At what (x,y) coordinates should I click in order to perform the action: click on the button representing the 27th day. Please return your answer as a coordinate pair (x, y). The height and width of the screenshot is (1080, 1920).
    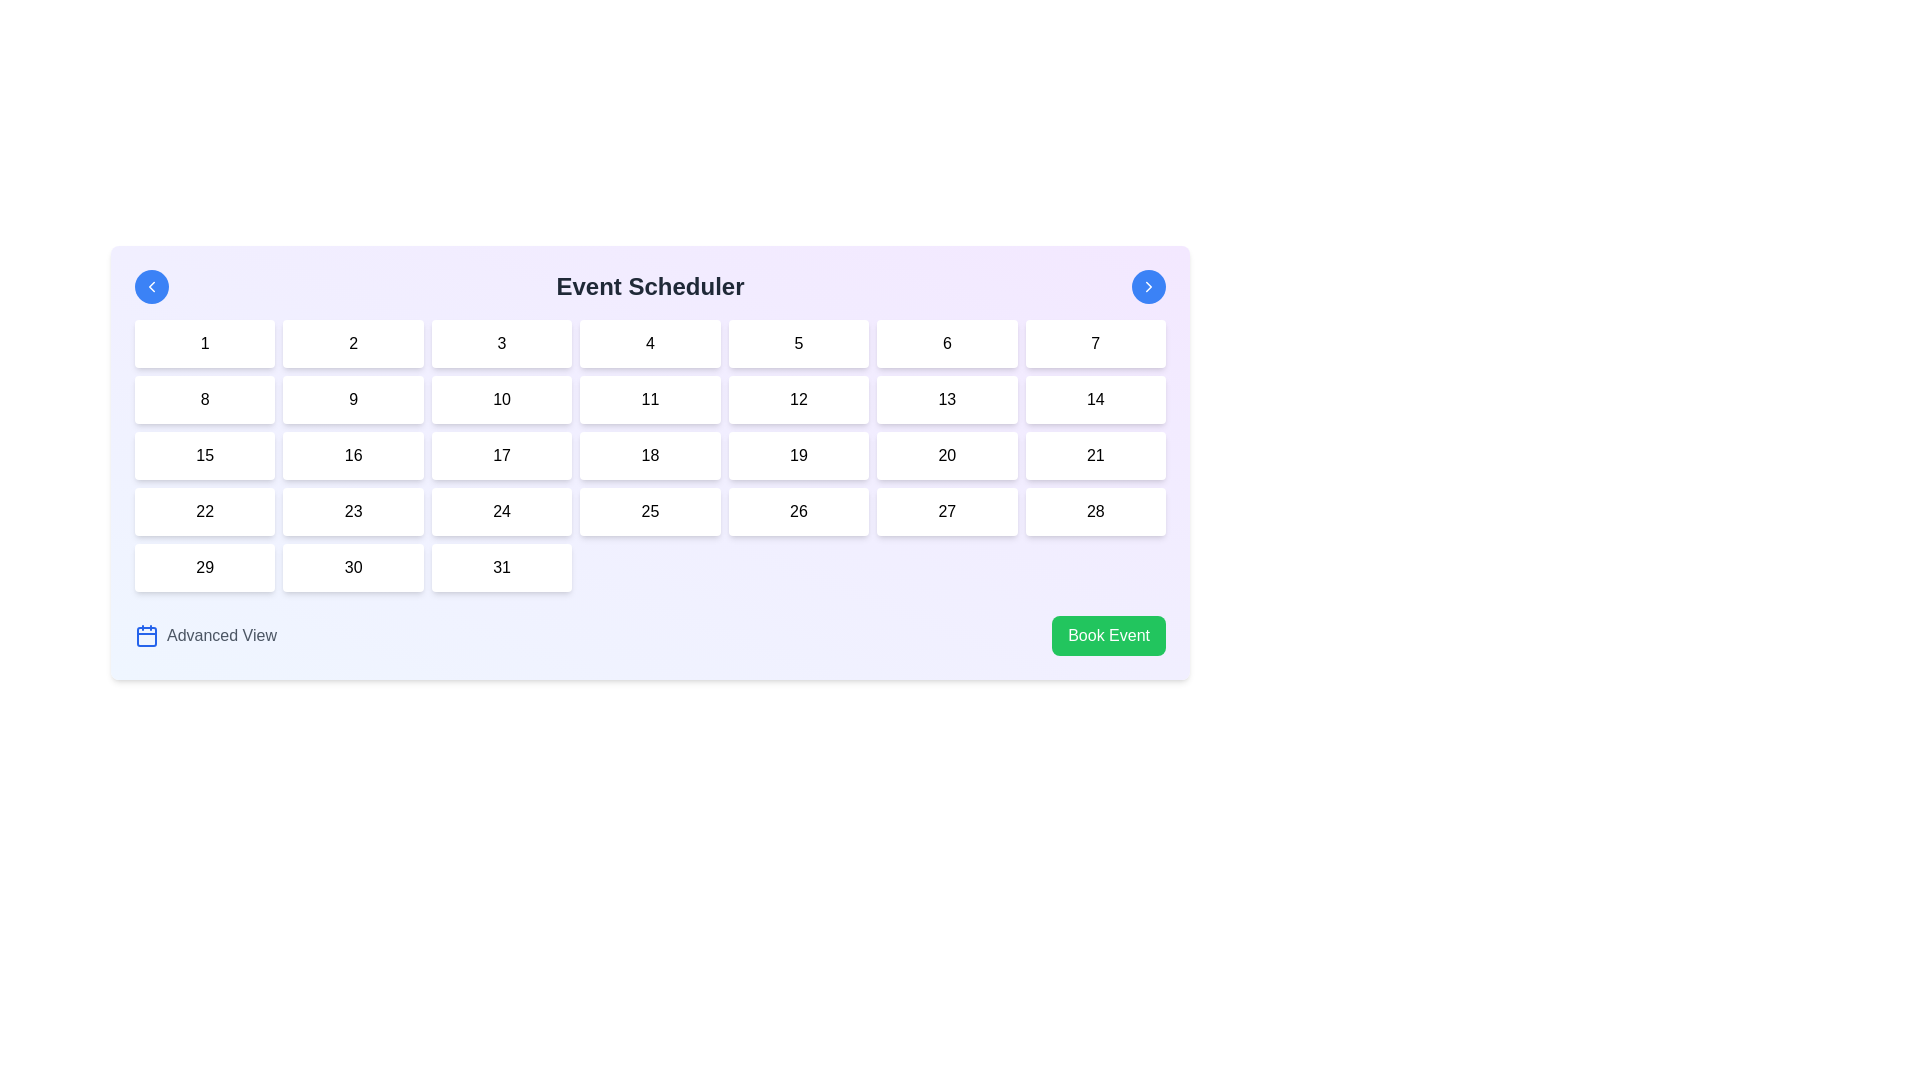
    Looking at the image, I should click on (946, 511).